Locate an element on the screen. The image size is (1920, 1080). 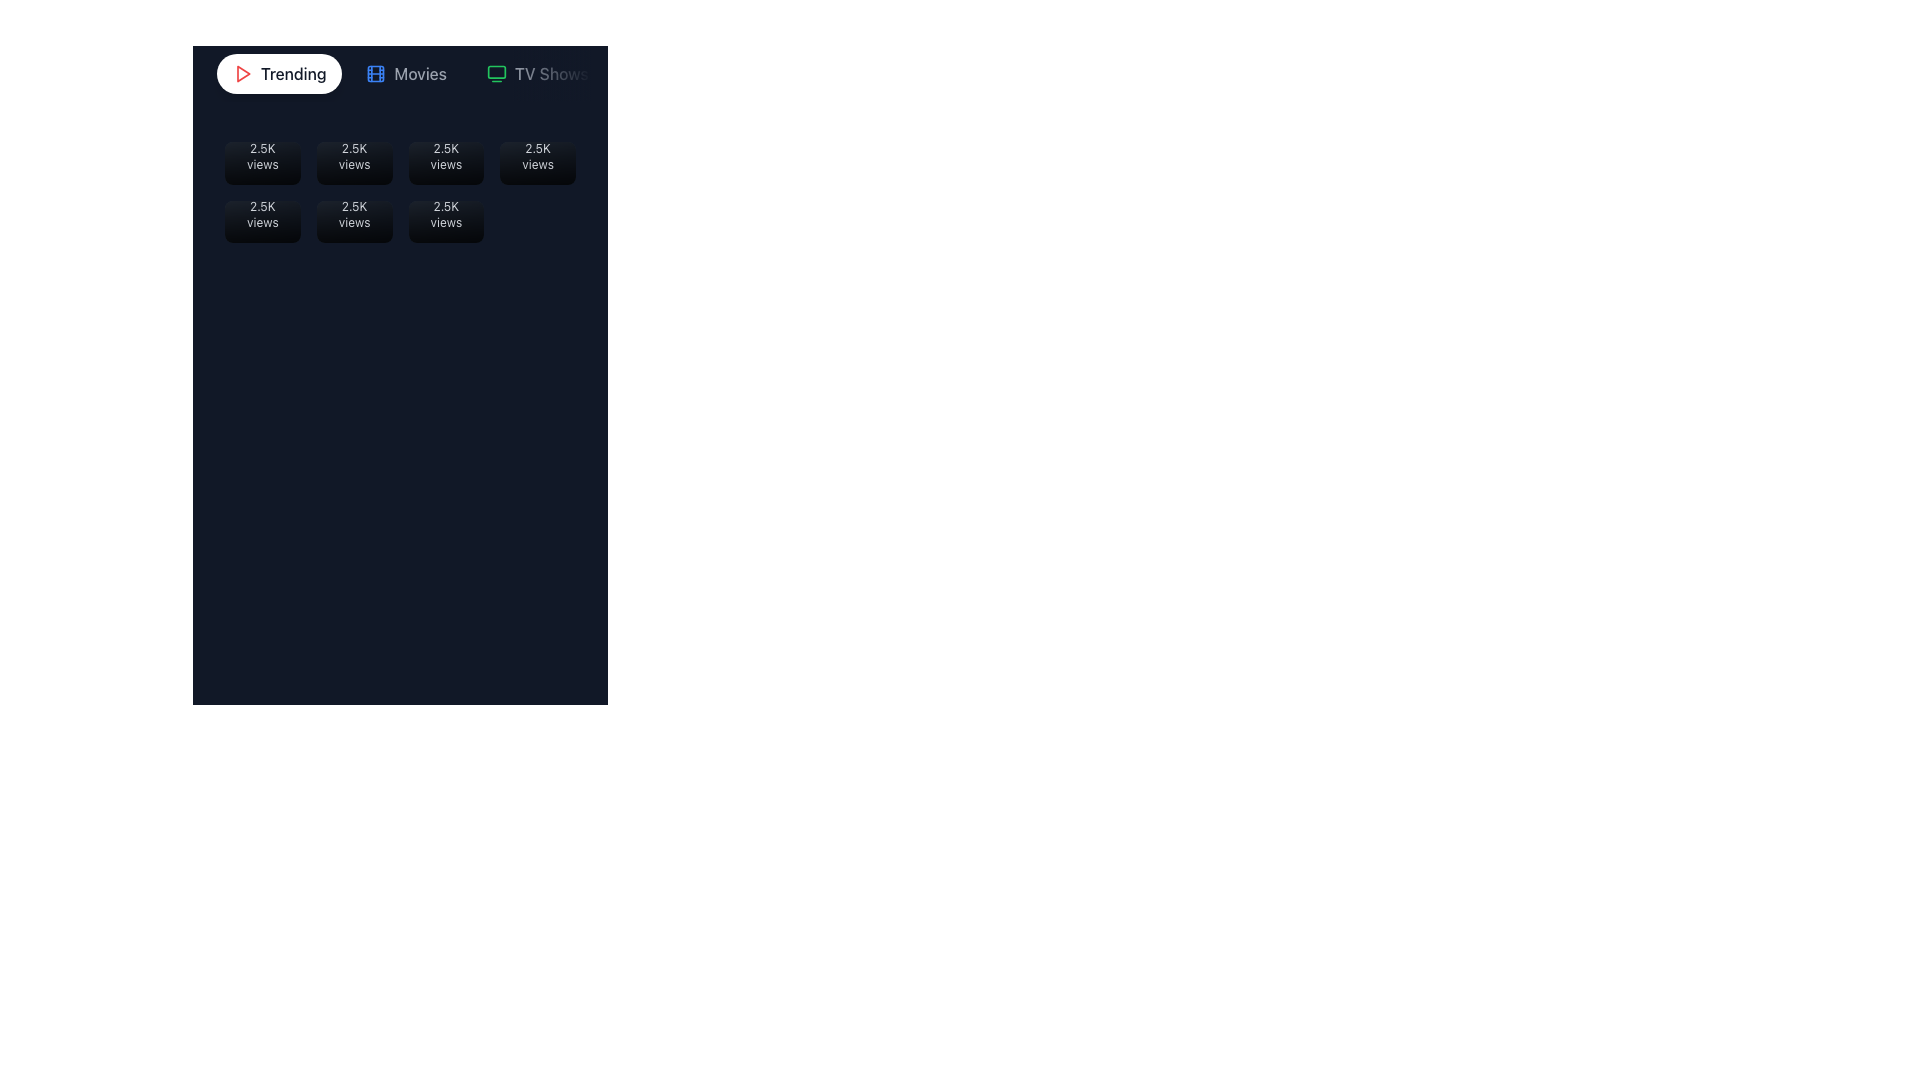
the rectangular button with a red background and white text saying 'Watch Now' is located at coordinates (445, 221).